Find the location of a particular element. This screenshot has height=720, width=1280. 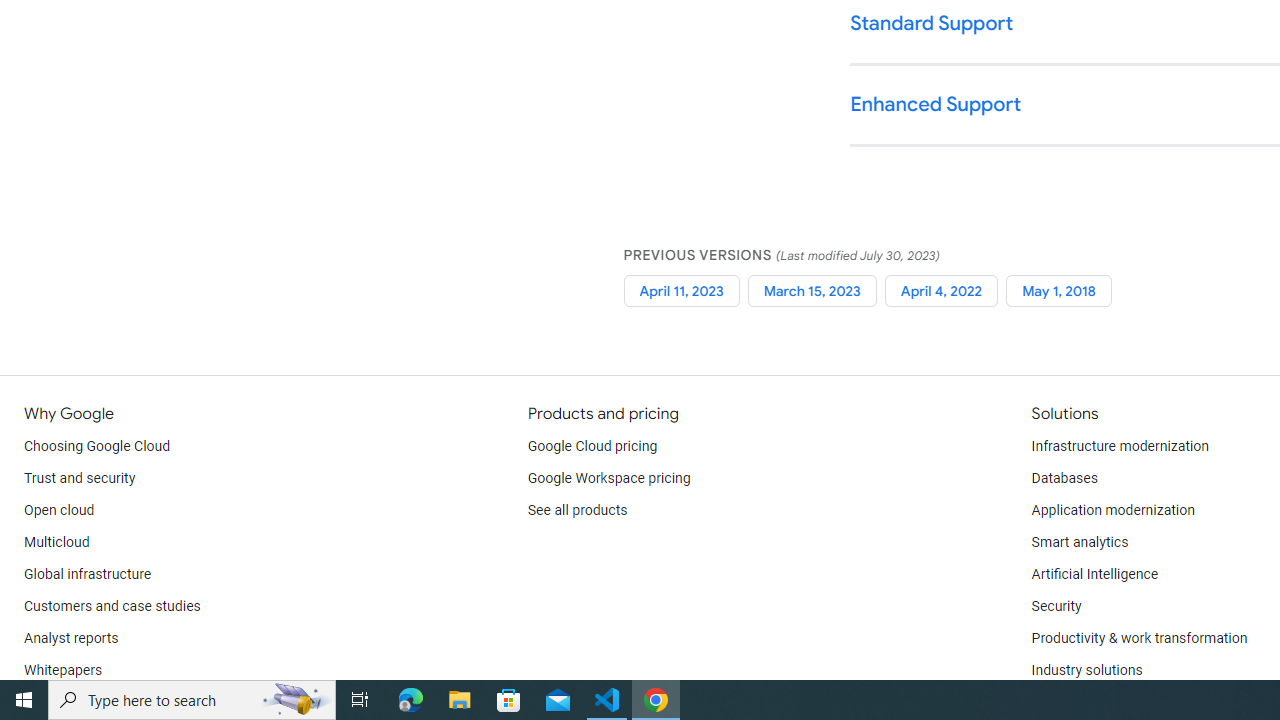

'Global infrastructure' is located at coordinates (87, 574).